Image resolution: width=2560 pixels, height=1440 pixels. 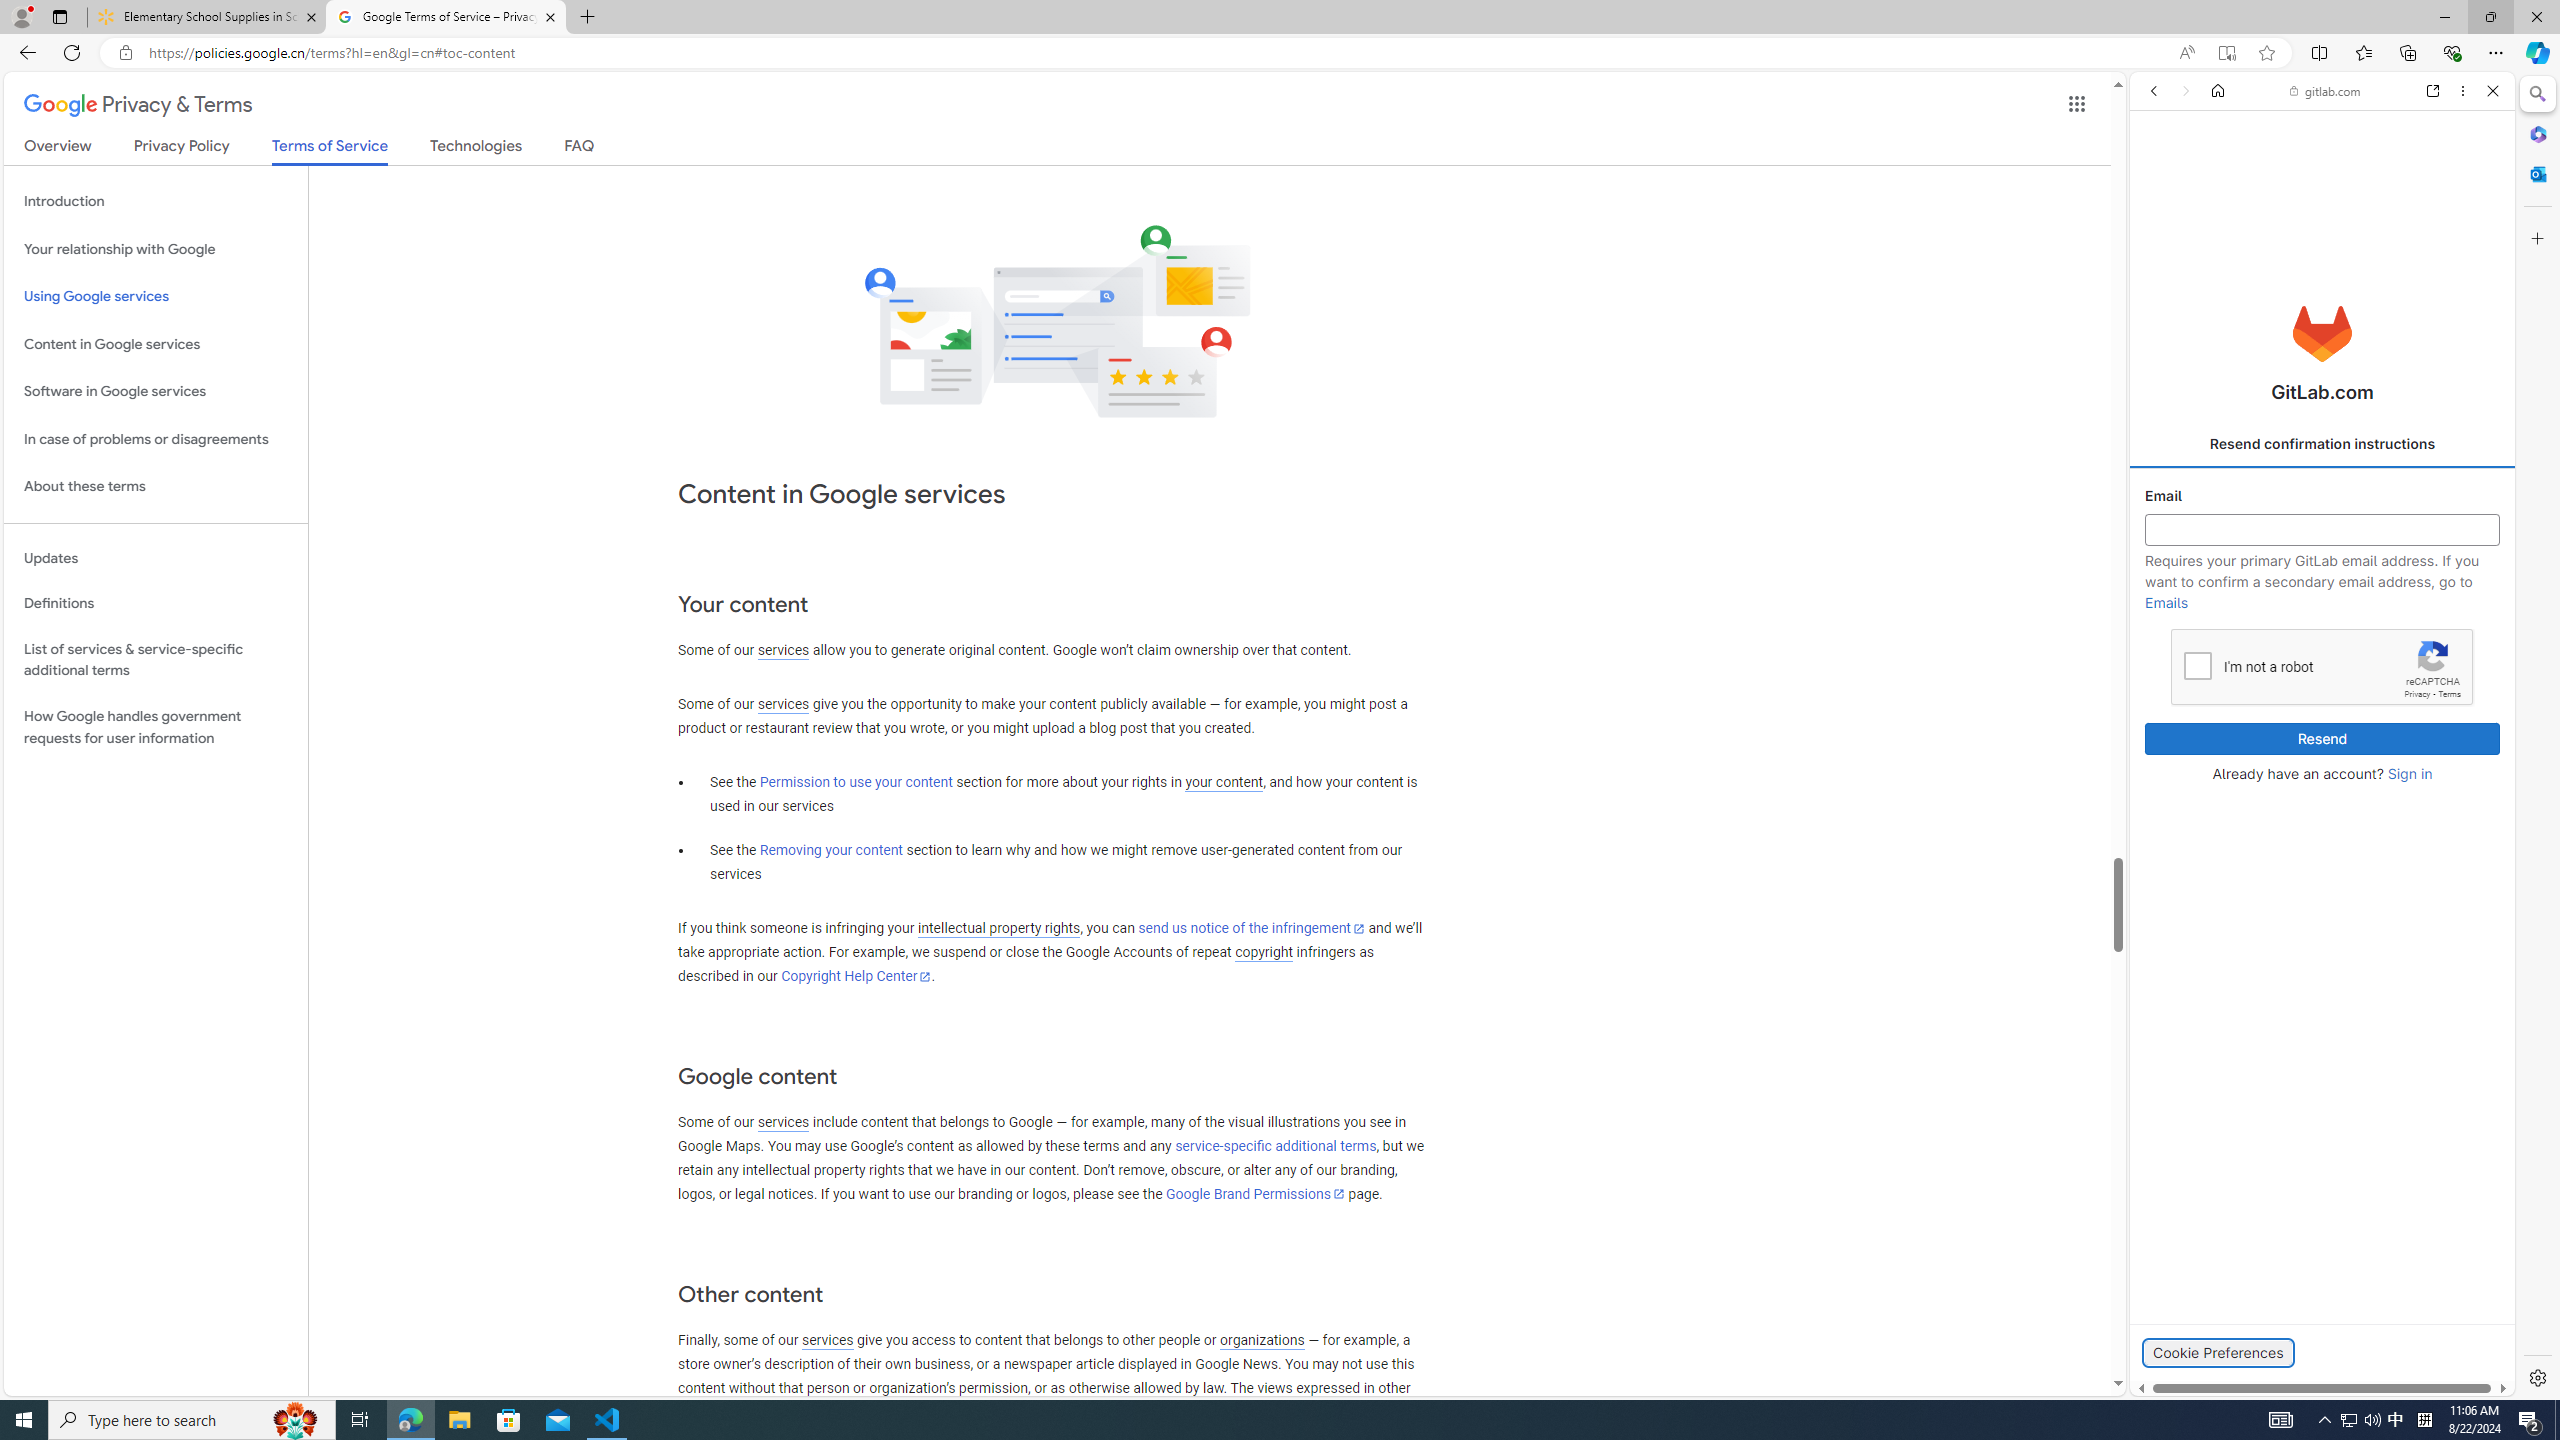 I want to click on 'Email', so click(x=2323, y=529).